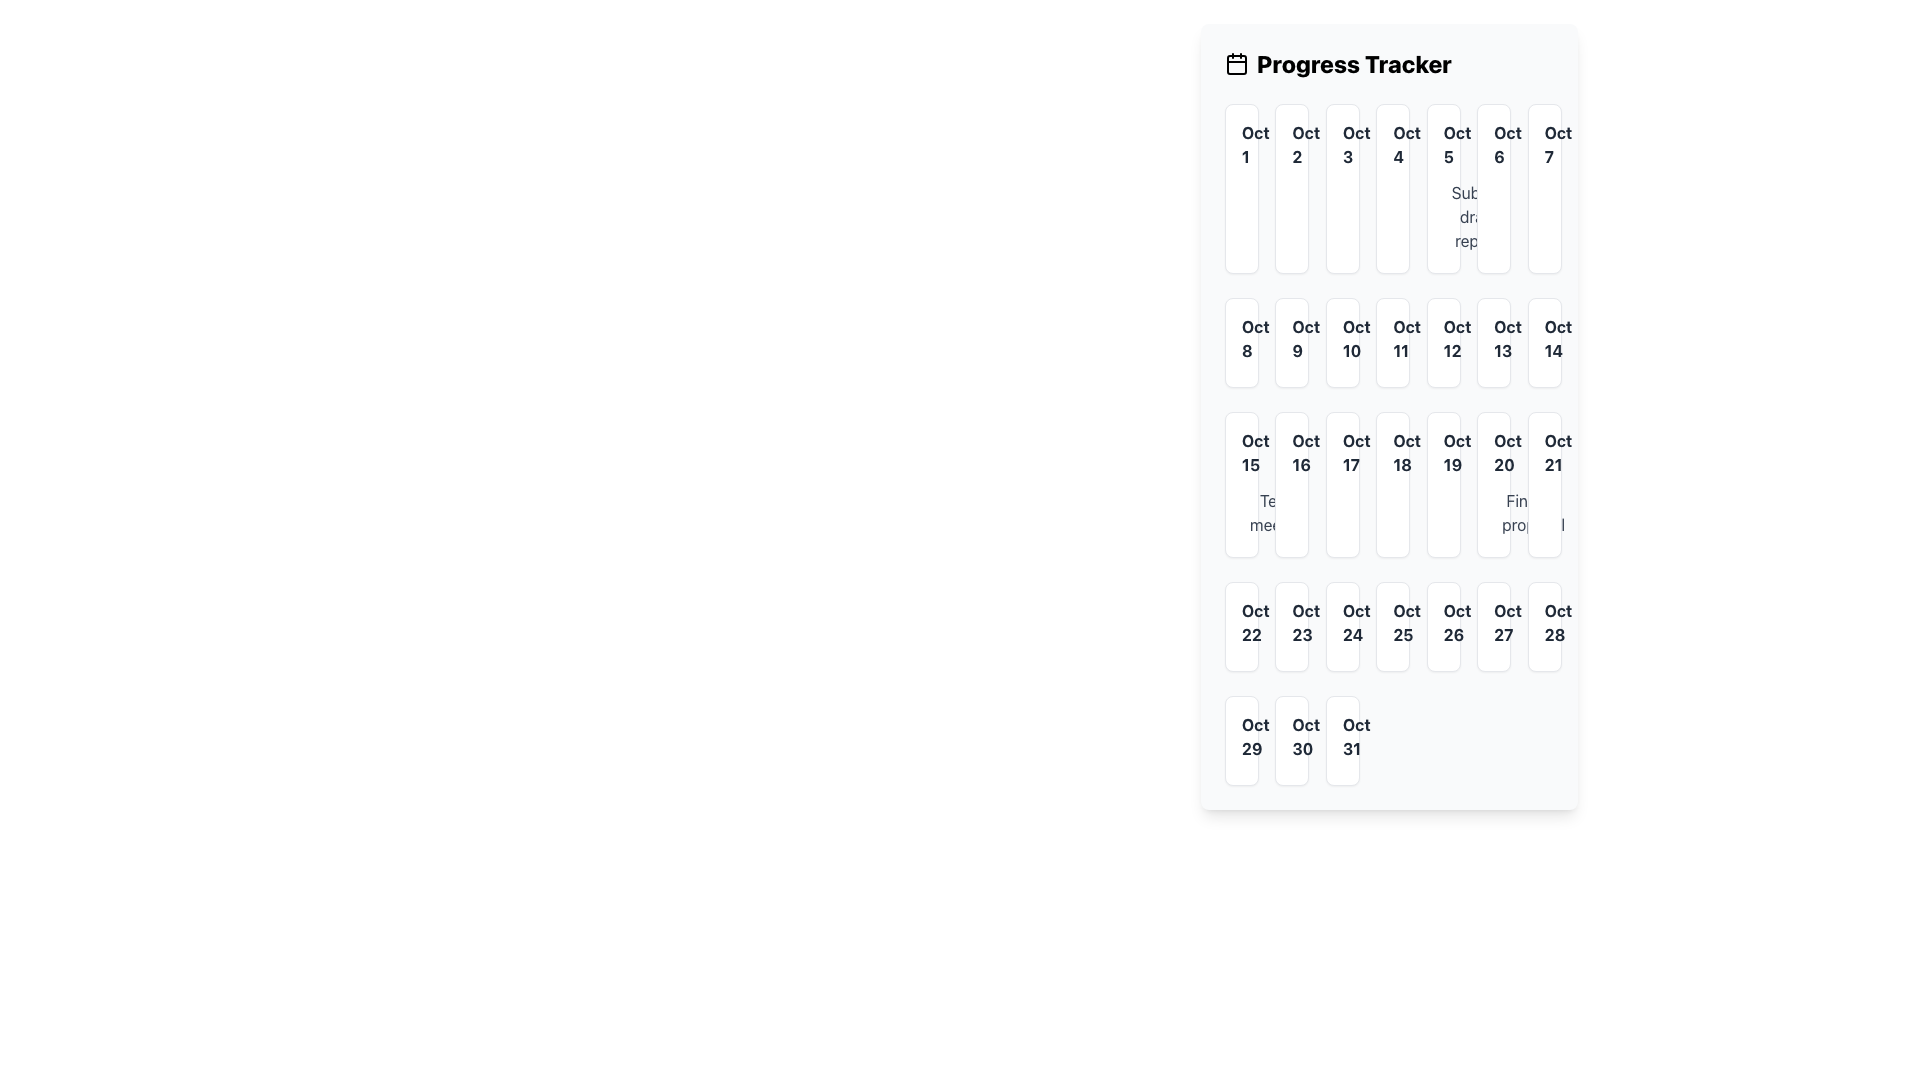 Image resolution: width=1920 pixels, height=1080 pixels. Describe the element at coordinates (1392, 342) in the screenshot. I see `the Calendar Date Cell displaying 'Oct 11'` at that location.